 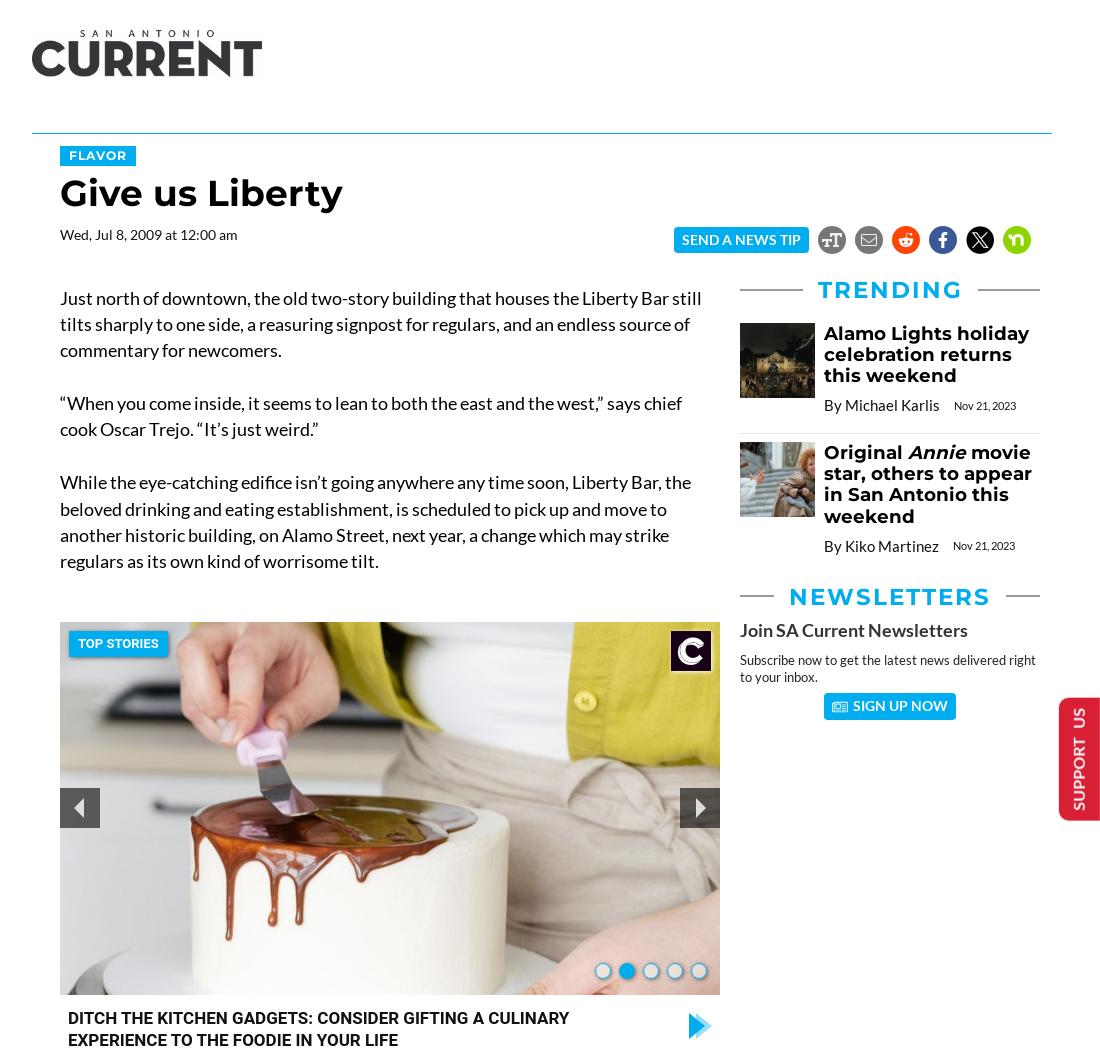 I want to click on 'Subscribe now to get the latest news delivered right to your inbox.', so click(x=738, y=667).